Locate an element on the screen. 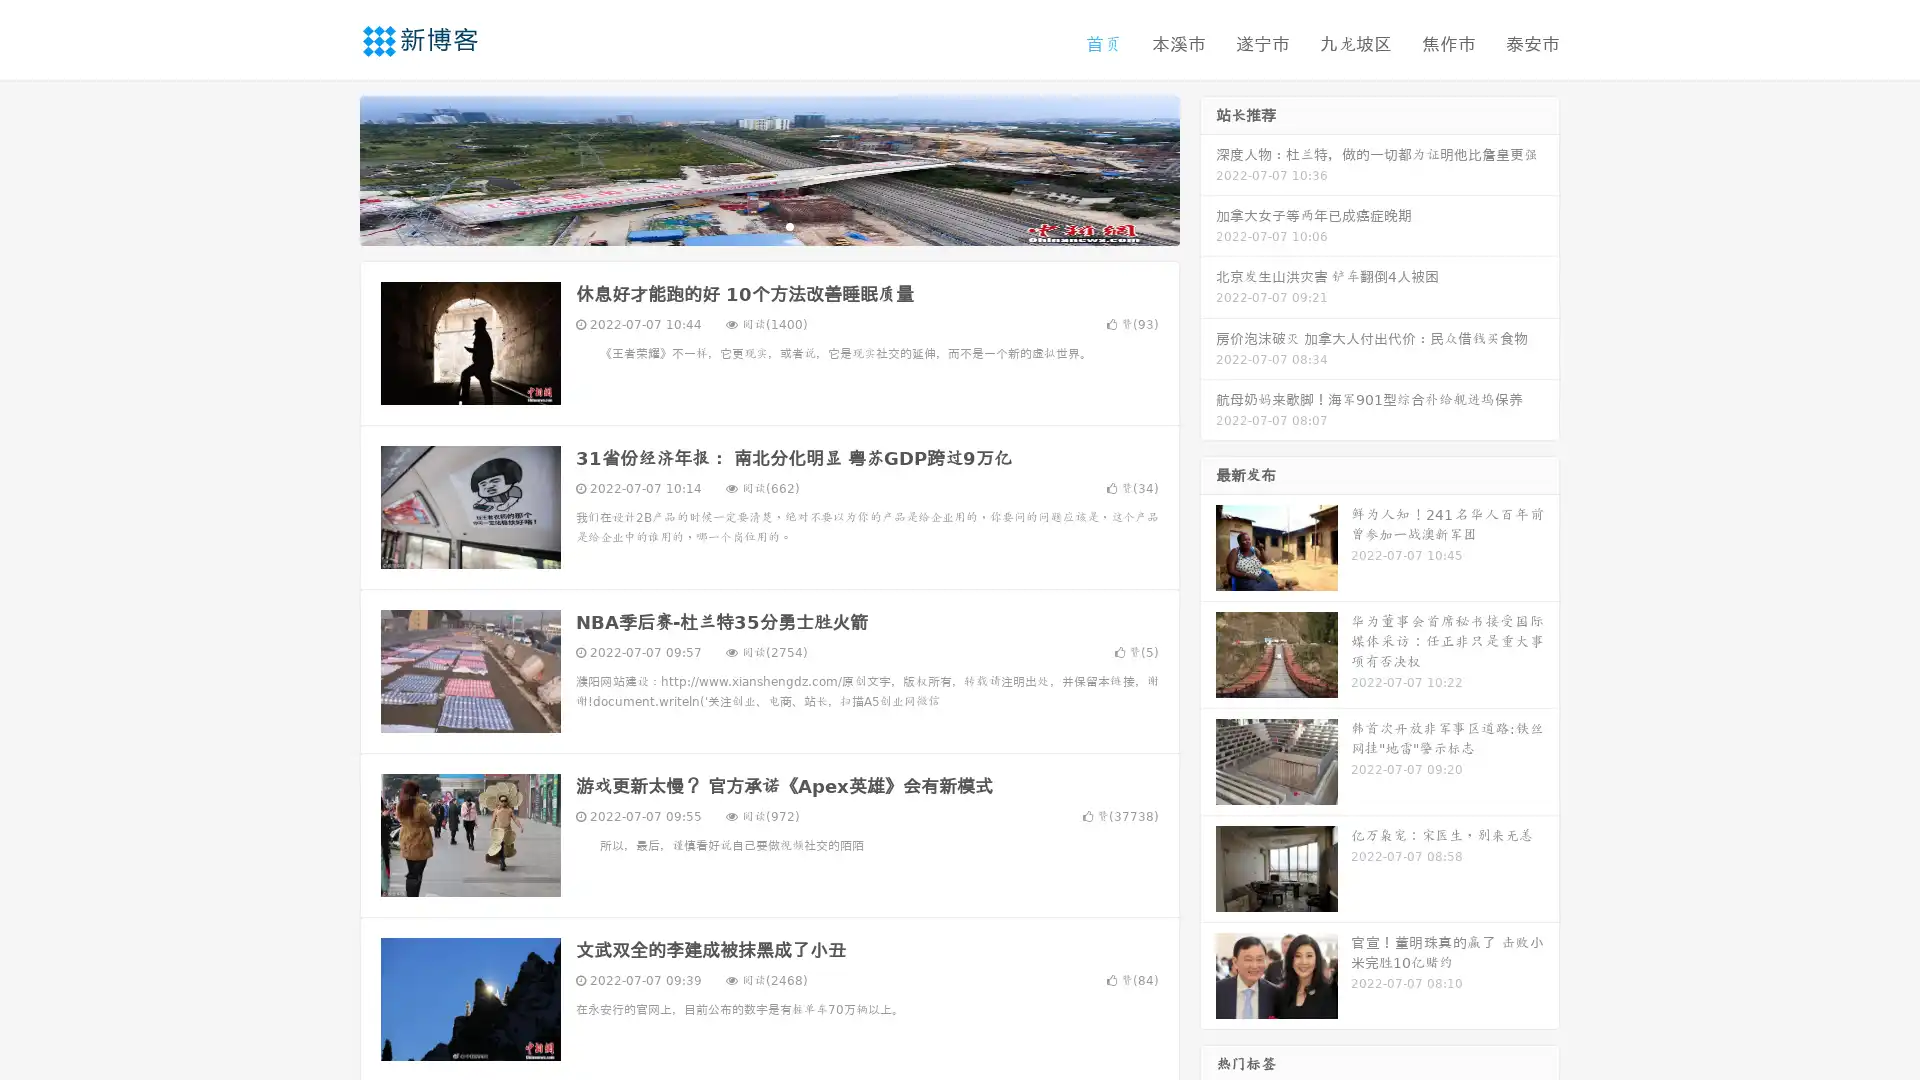 The image size is (1920, 1080). Previous slide is located at coordinates (330, 168).